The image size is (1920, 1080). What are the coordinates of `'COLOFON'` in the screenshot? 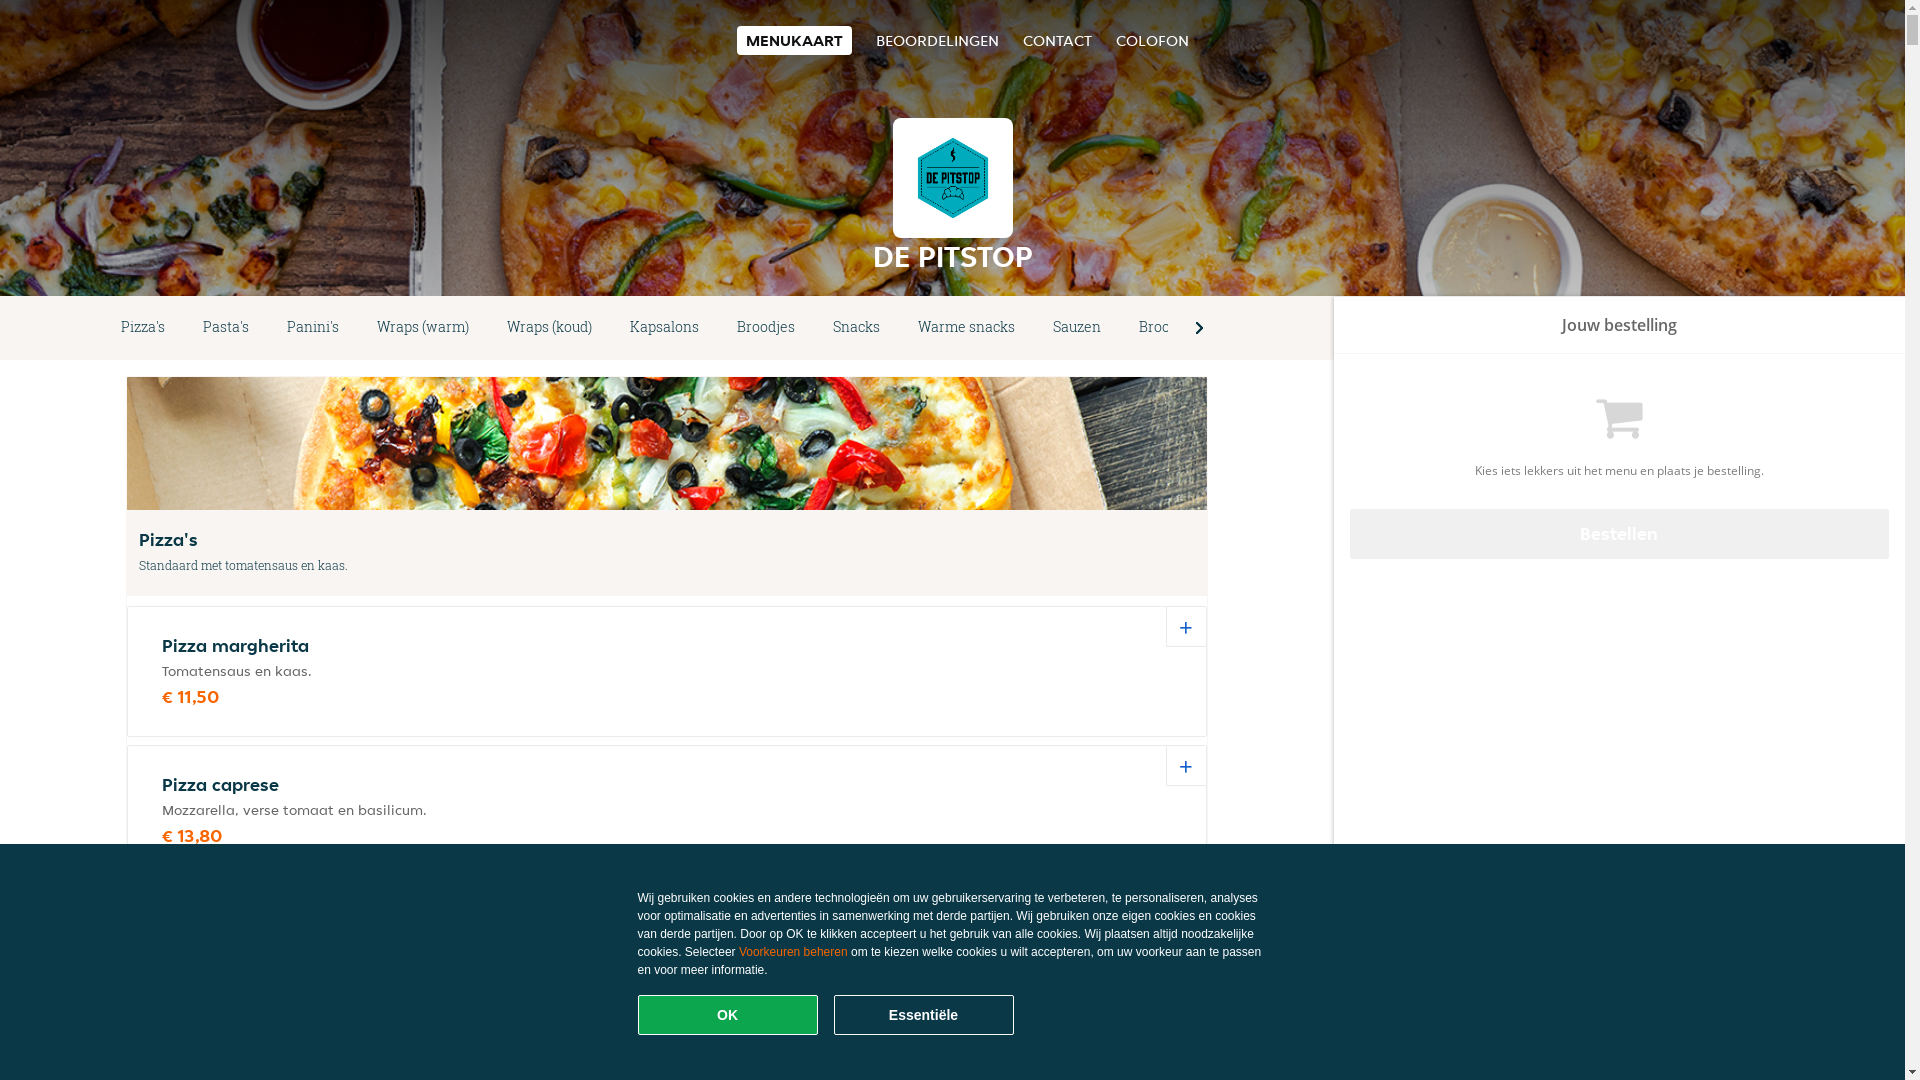 It's located at (1152, 40).